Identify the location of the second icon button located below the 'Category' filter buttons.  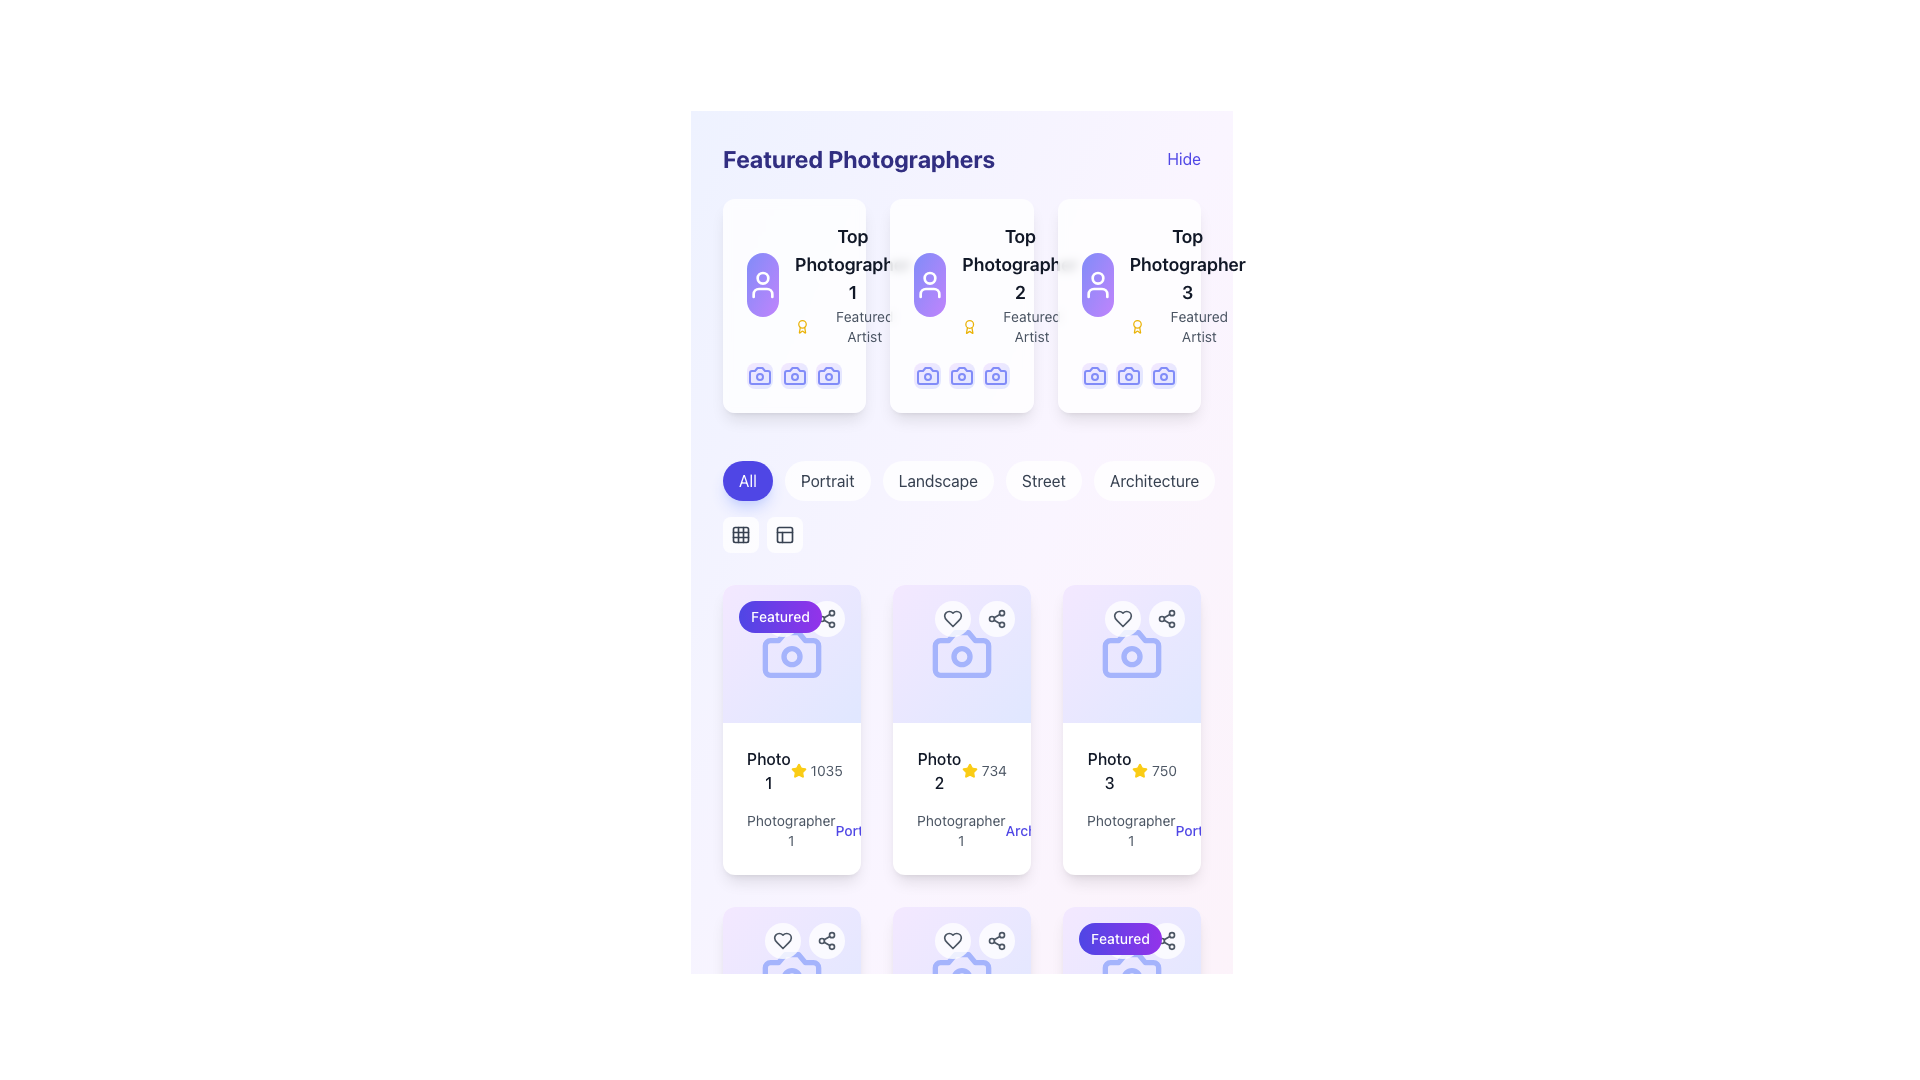
(784, 534).